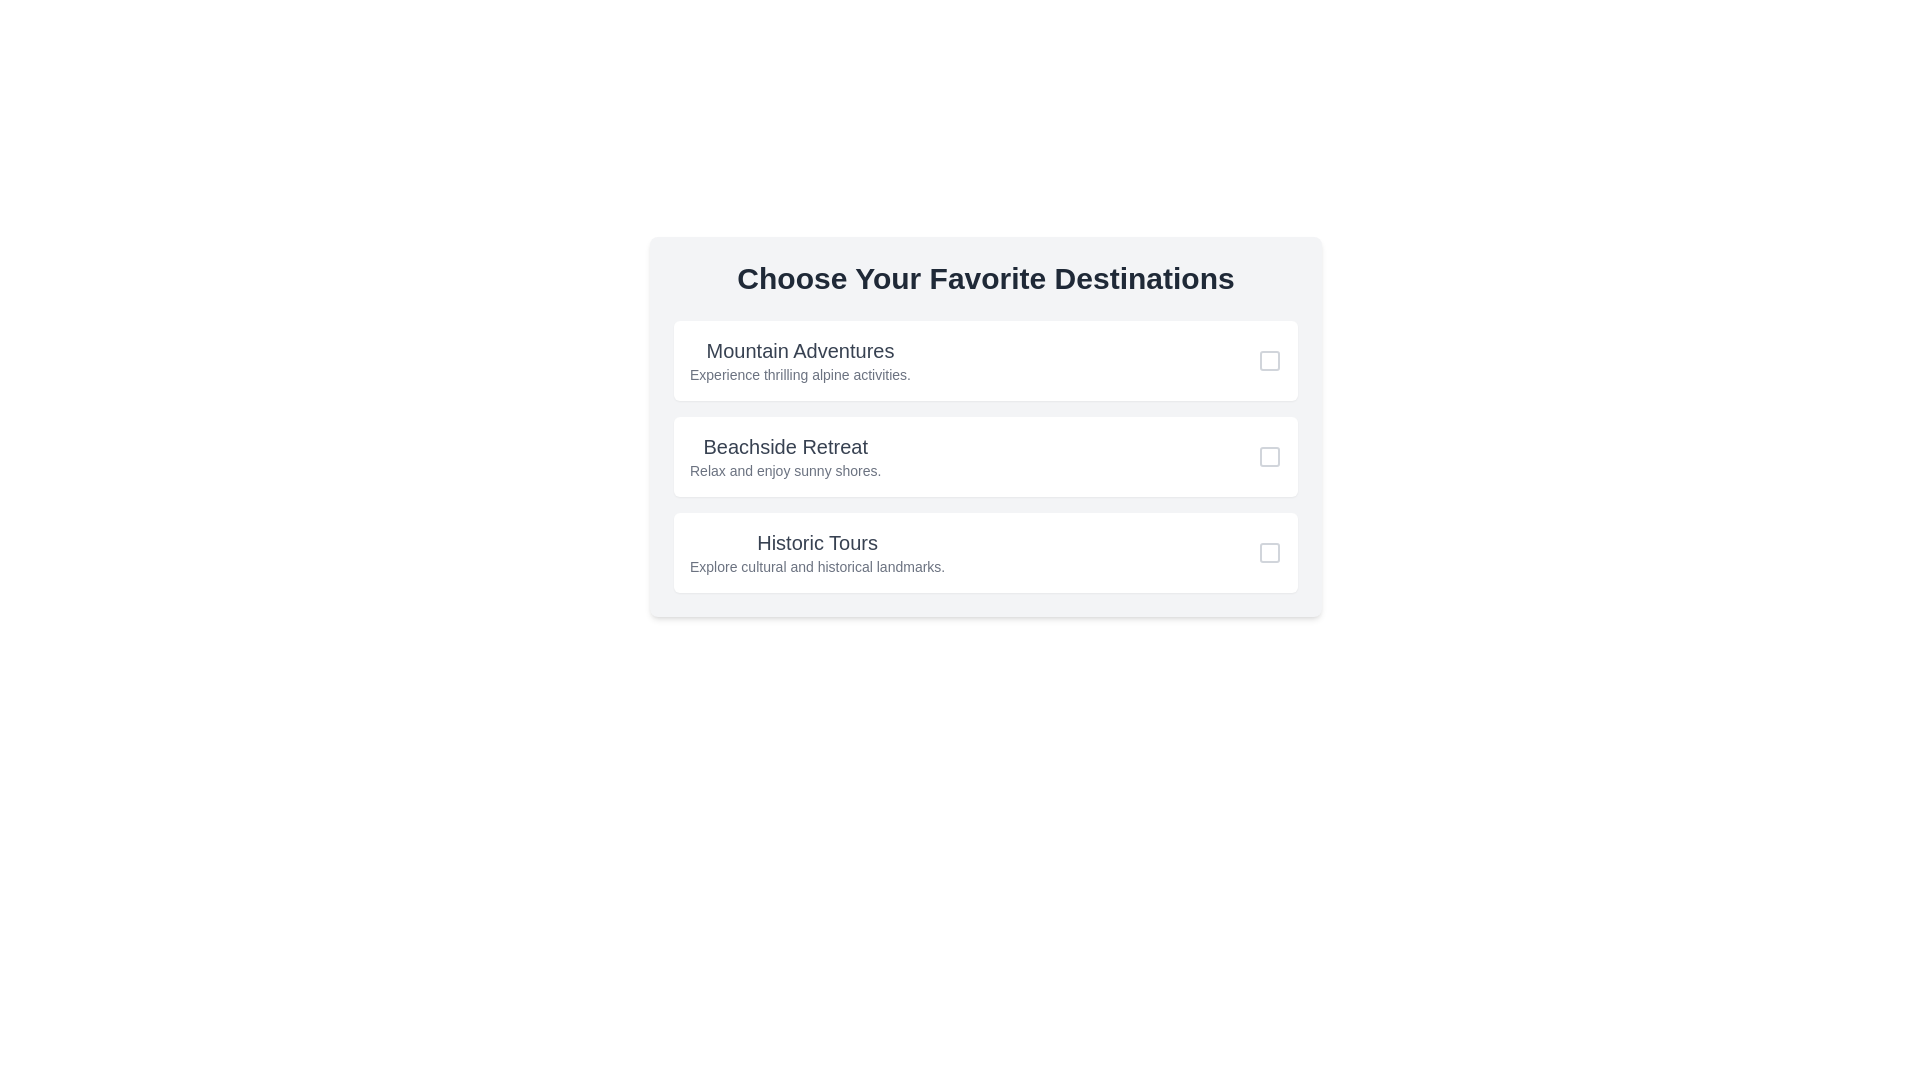  What do you see at coordinates (784, 446) in the screenshot?
I see `the static text label reading 'Beachside Retreat', which is styled with a larger font size, bold text weight, and gray color, located at the top-middle of the second box in a vertical list of options` at bounding box center [784, 446].